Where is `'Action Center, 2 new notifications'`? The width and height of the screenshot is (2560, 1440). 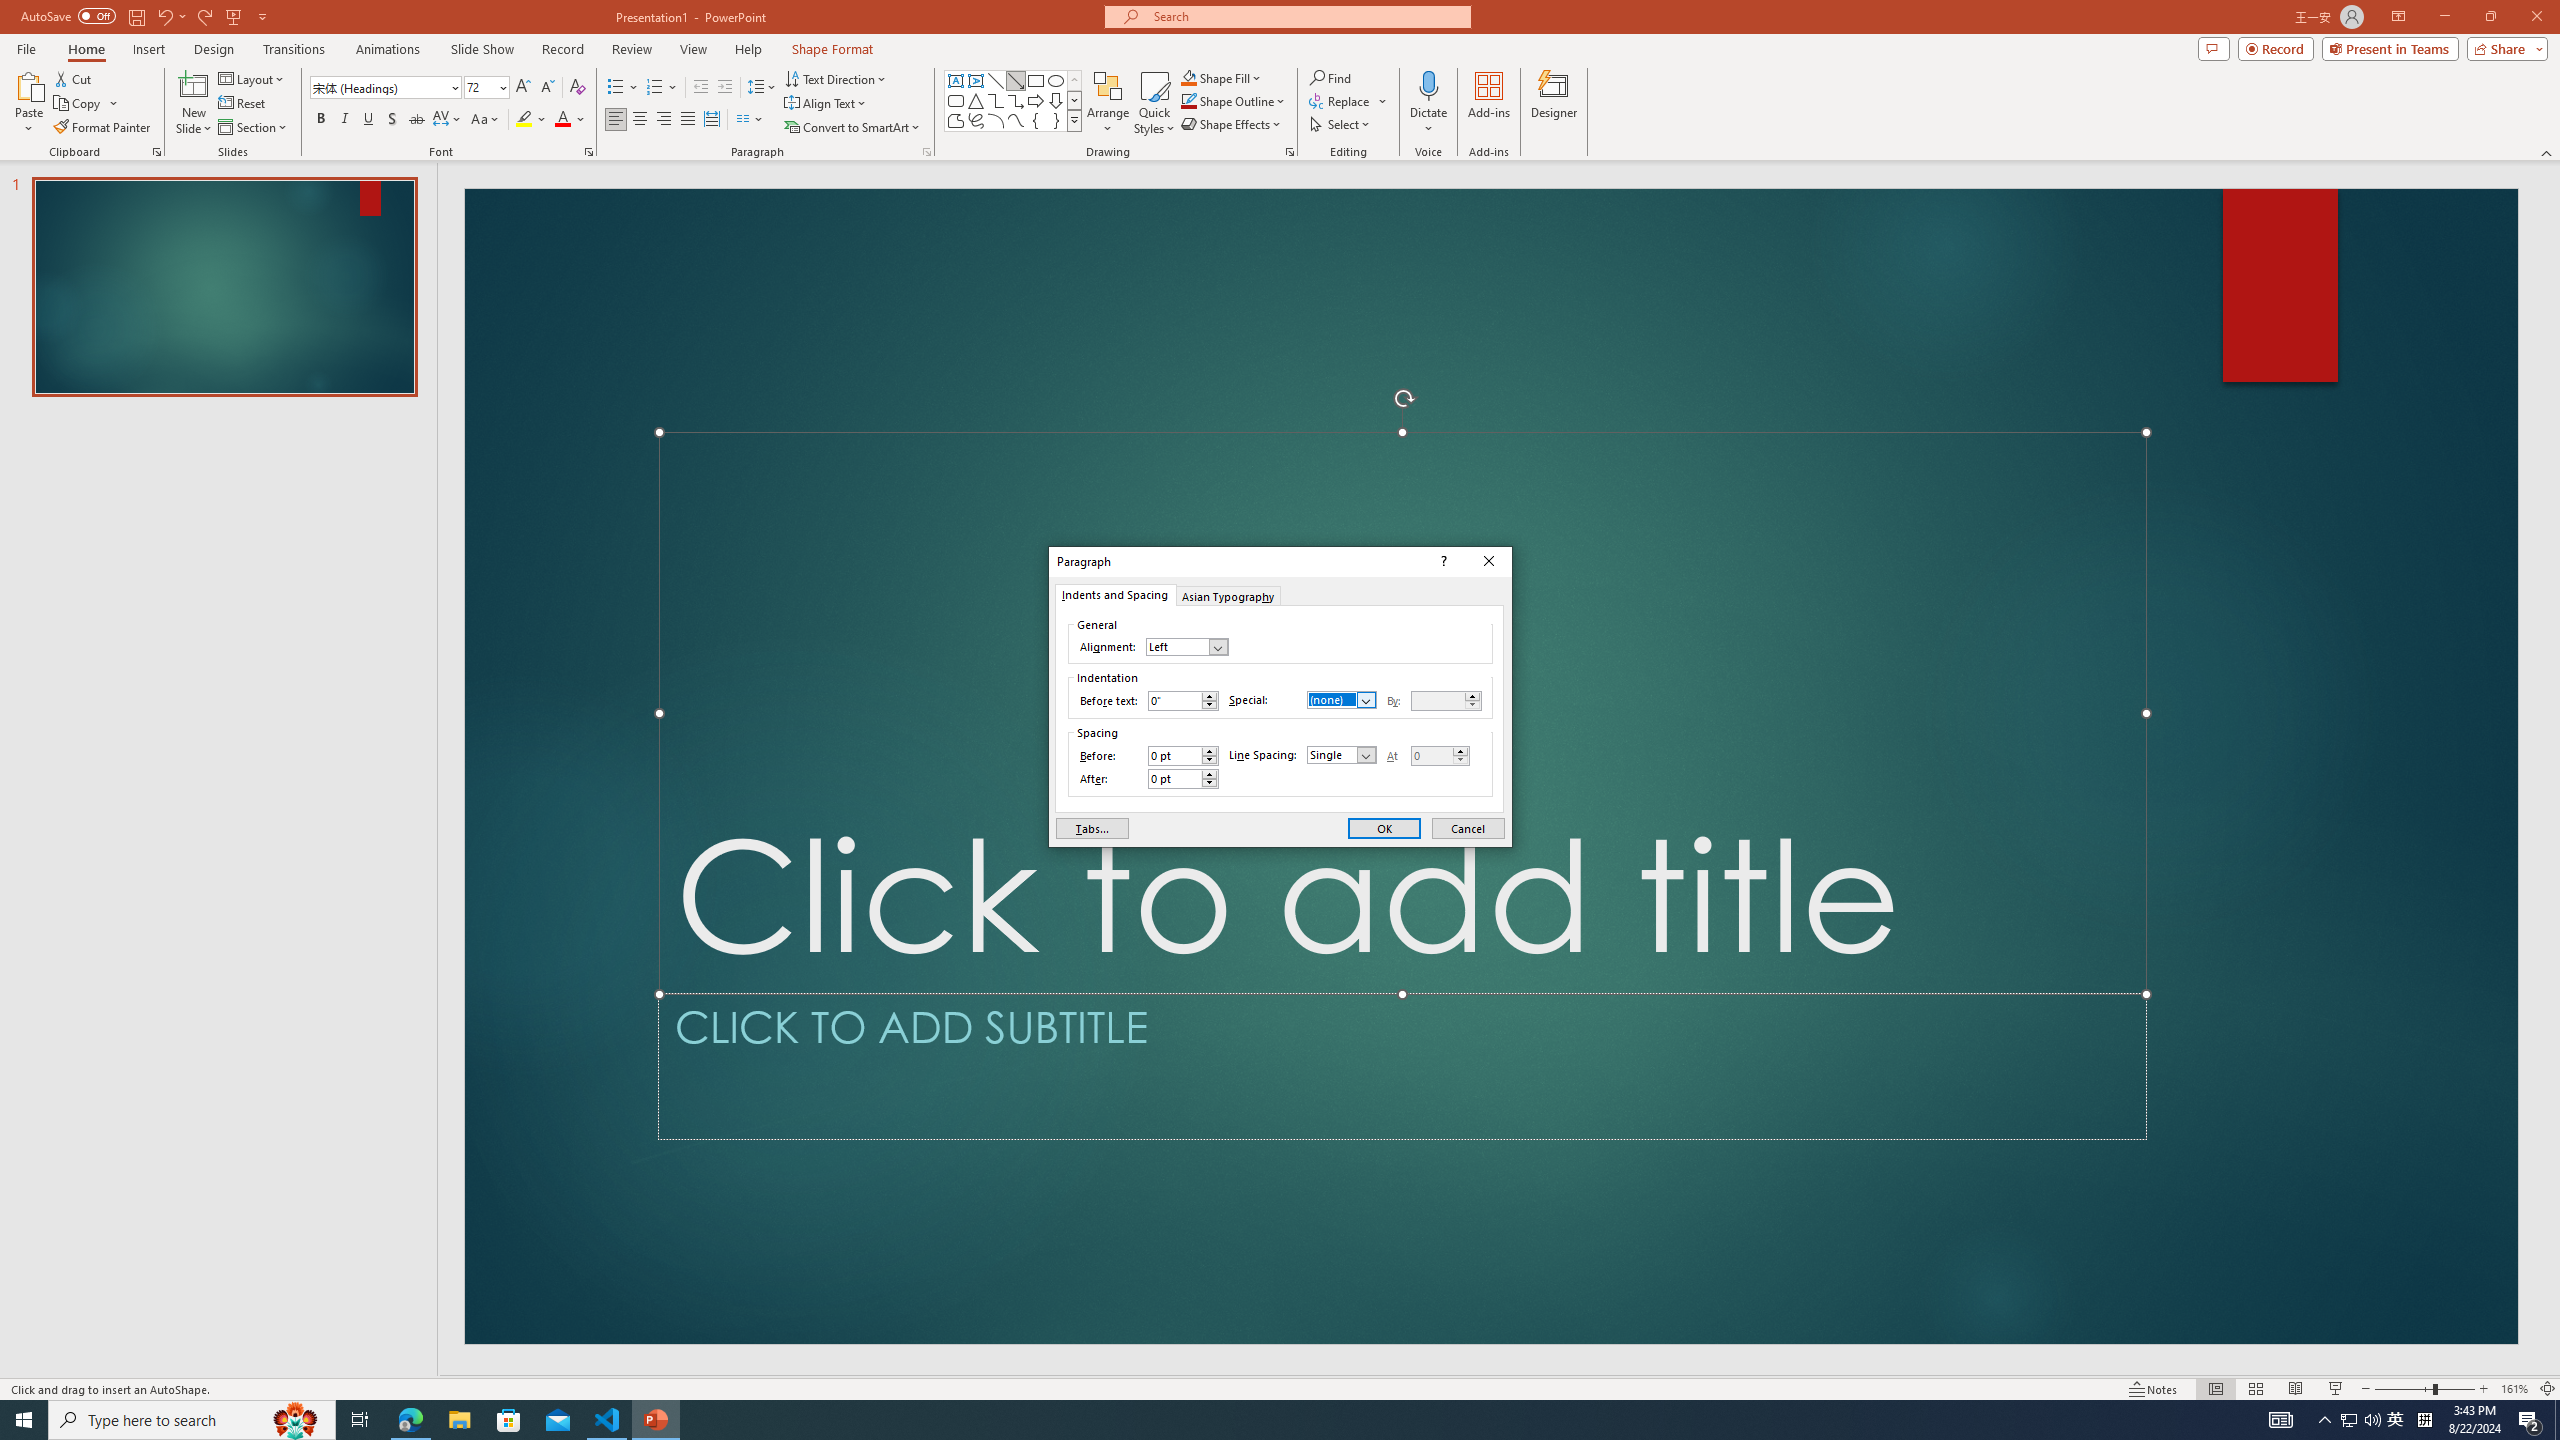 'Action Center, 2 new notifications' is located at coordinates (2530, 1418).